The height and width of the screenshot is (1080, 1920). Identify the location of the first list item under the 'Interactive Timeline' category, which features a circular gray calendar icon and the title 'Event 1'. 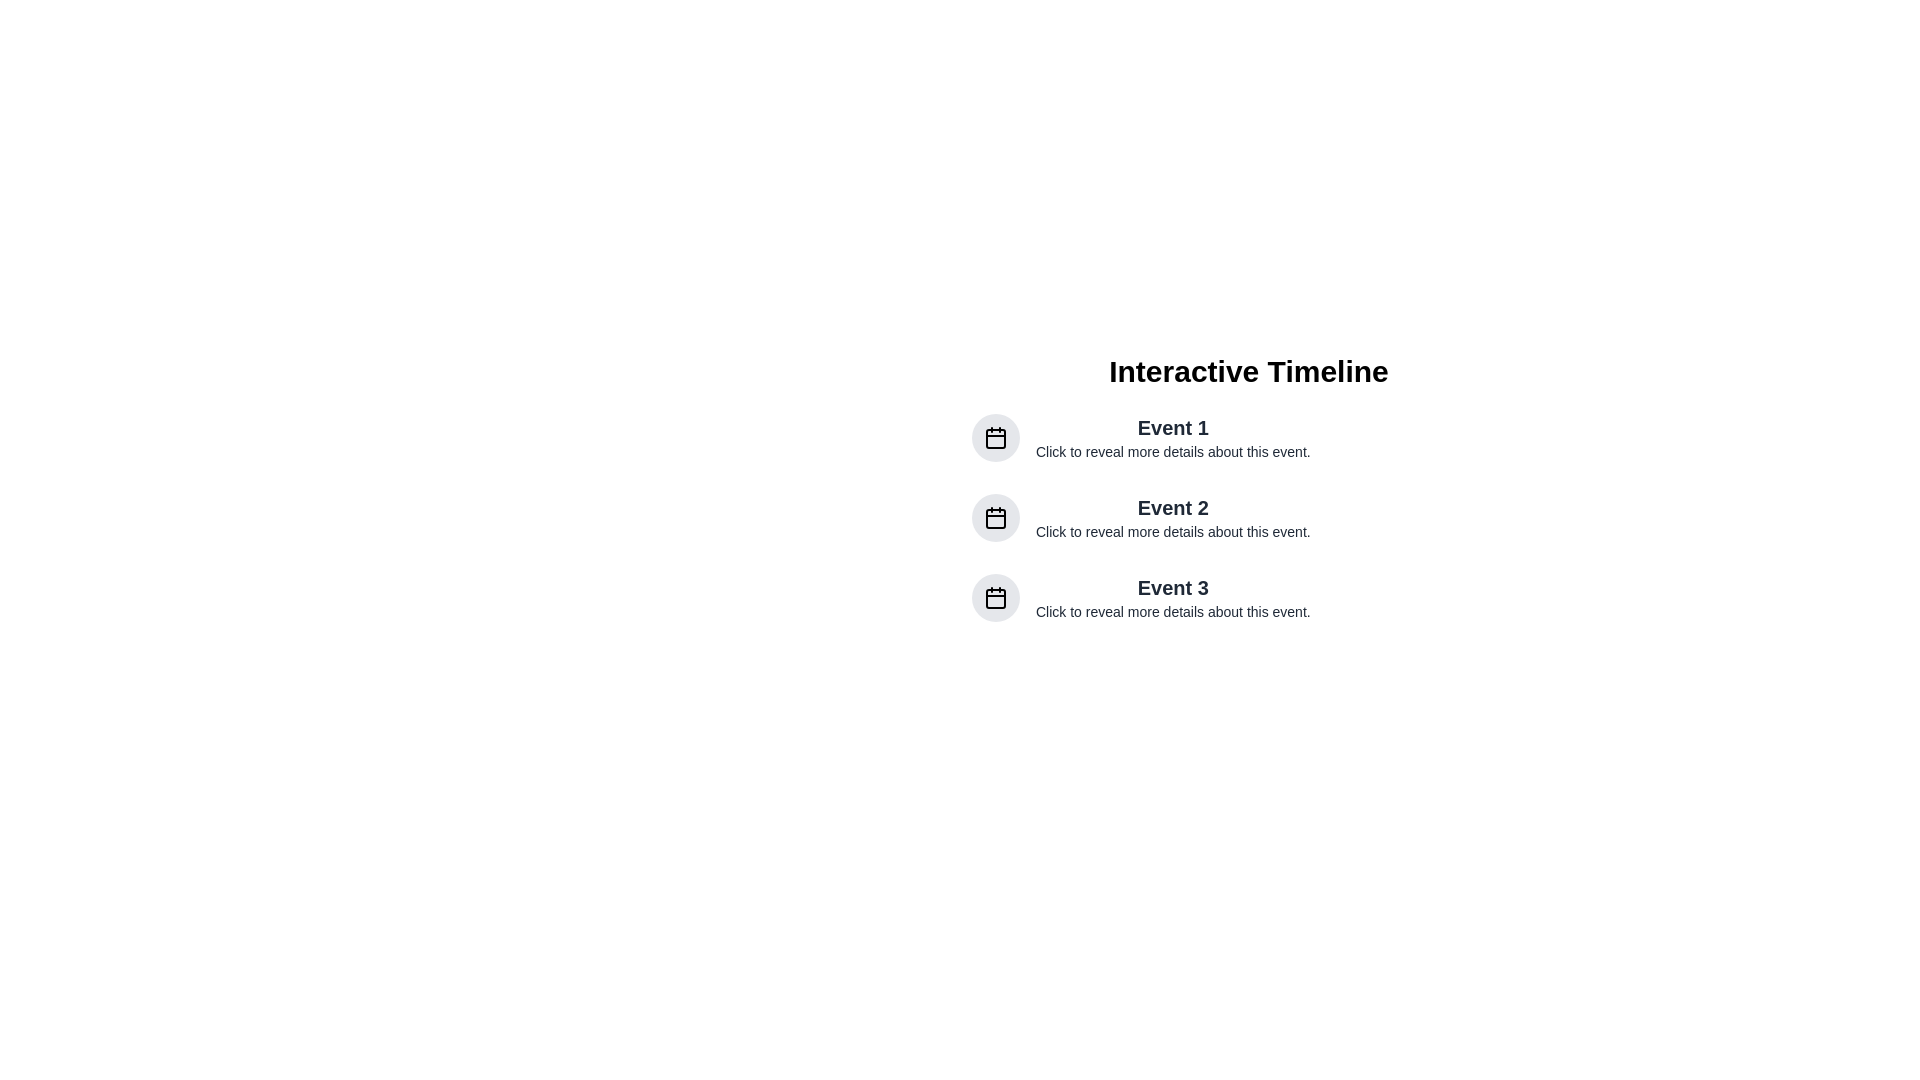
(1247, 437).